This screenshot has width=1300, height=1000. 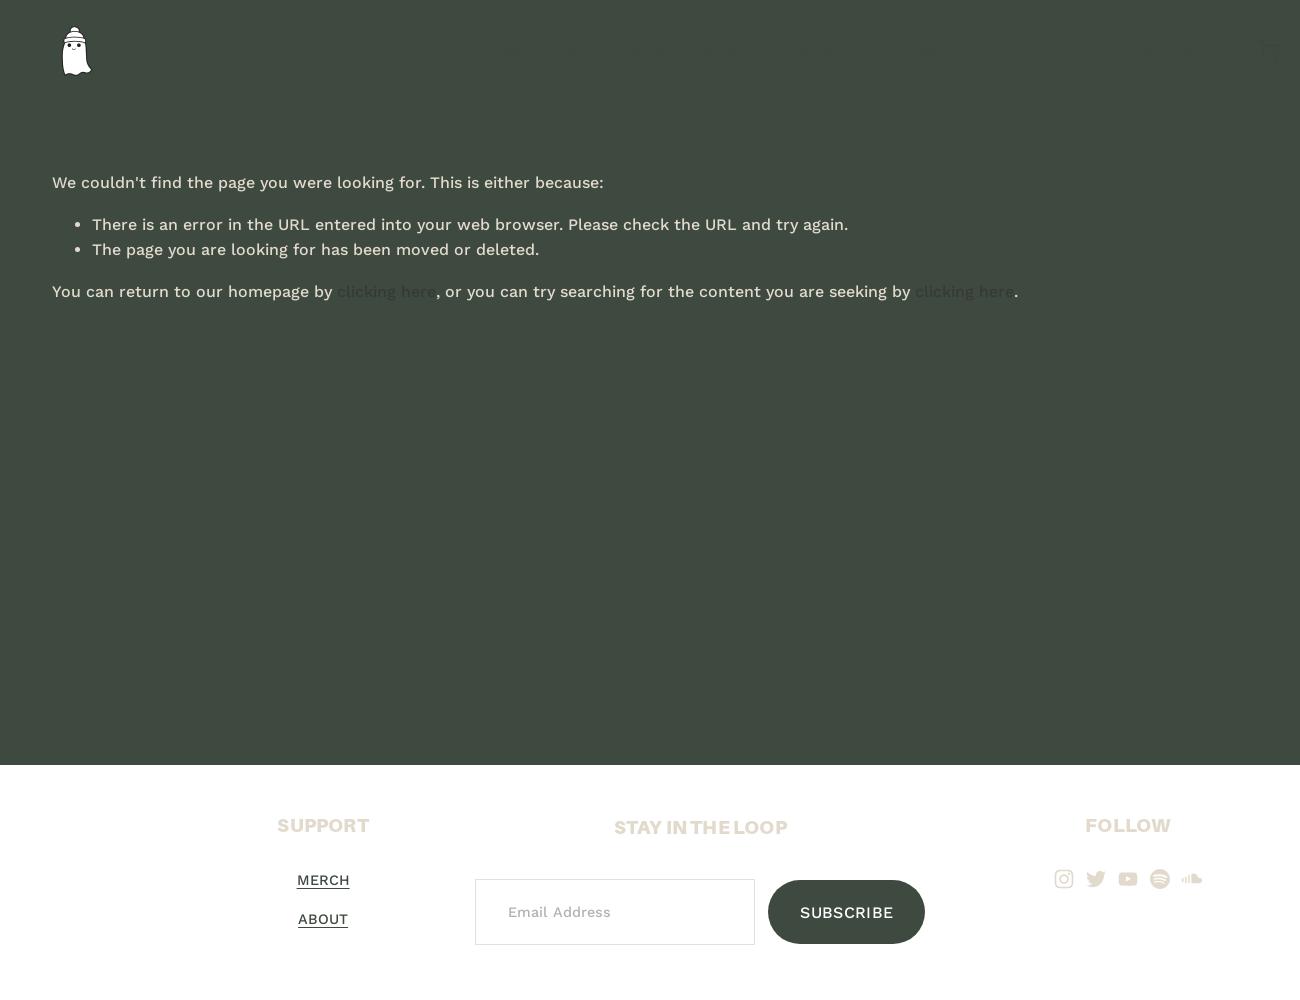 I want to click on 'FOLLOW', so click(x=1083, y=824).